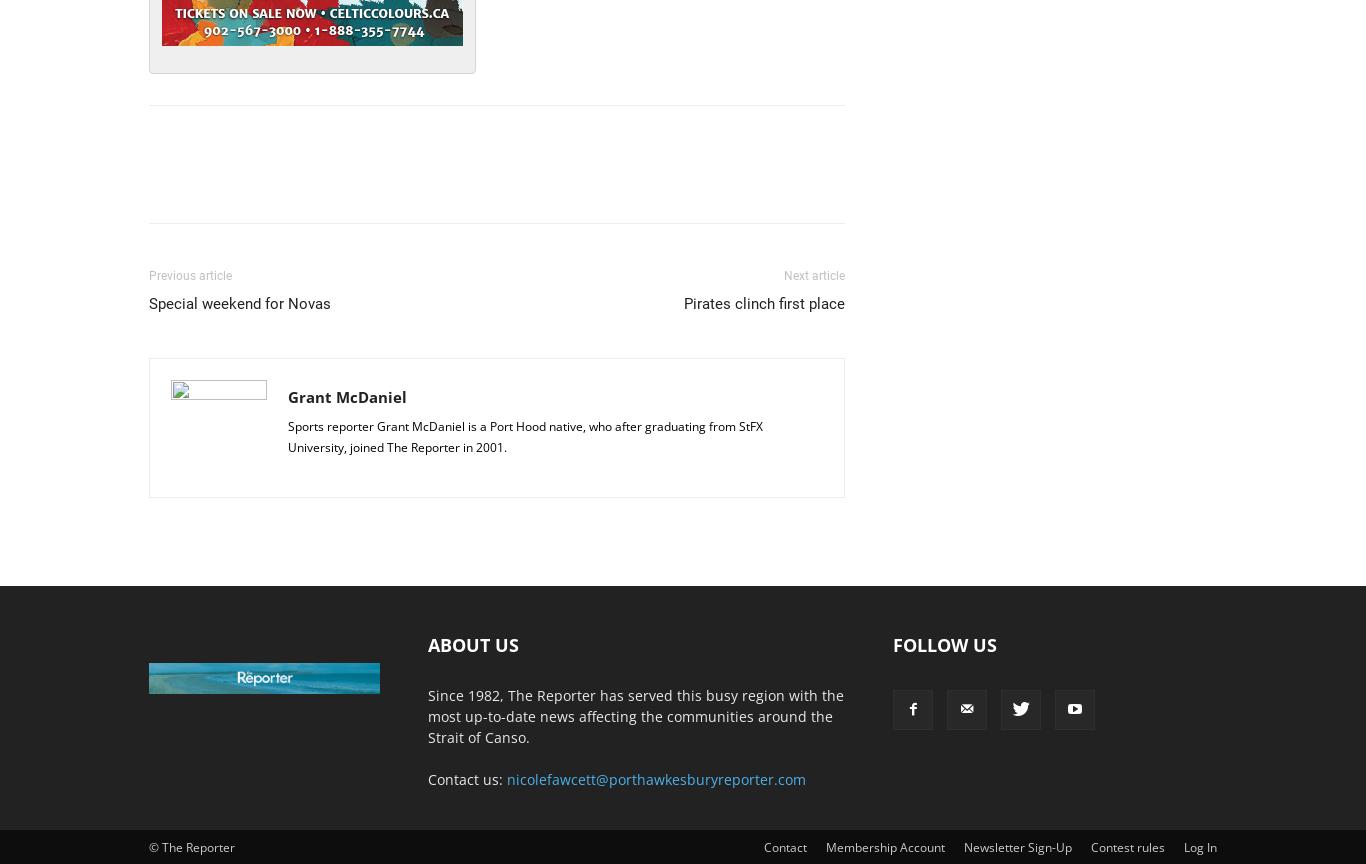 Image resolution: width=1366 pixels, height=864 pixels. I want to click on 'Share', so click(214, 180).